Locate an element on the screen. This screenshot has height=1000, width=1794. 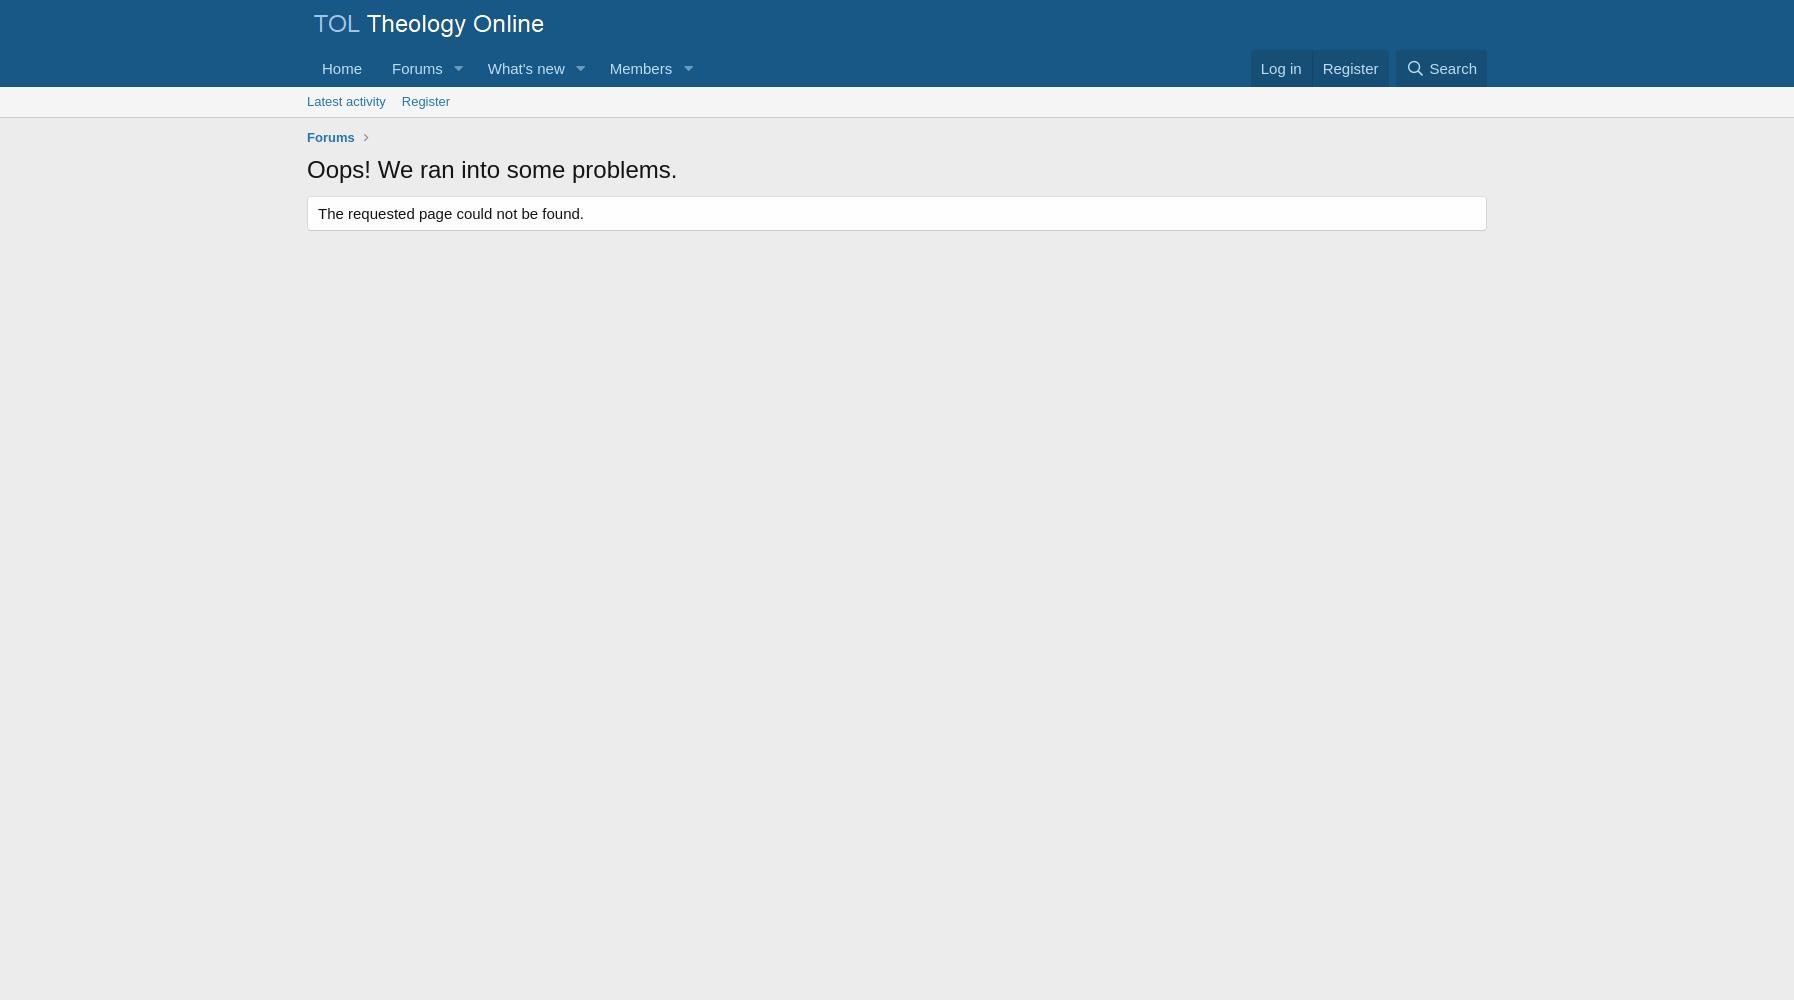
'Oops! We ran into some problems.' is located at coordinates (305, 168).